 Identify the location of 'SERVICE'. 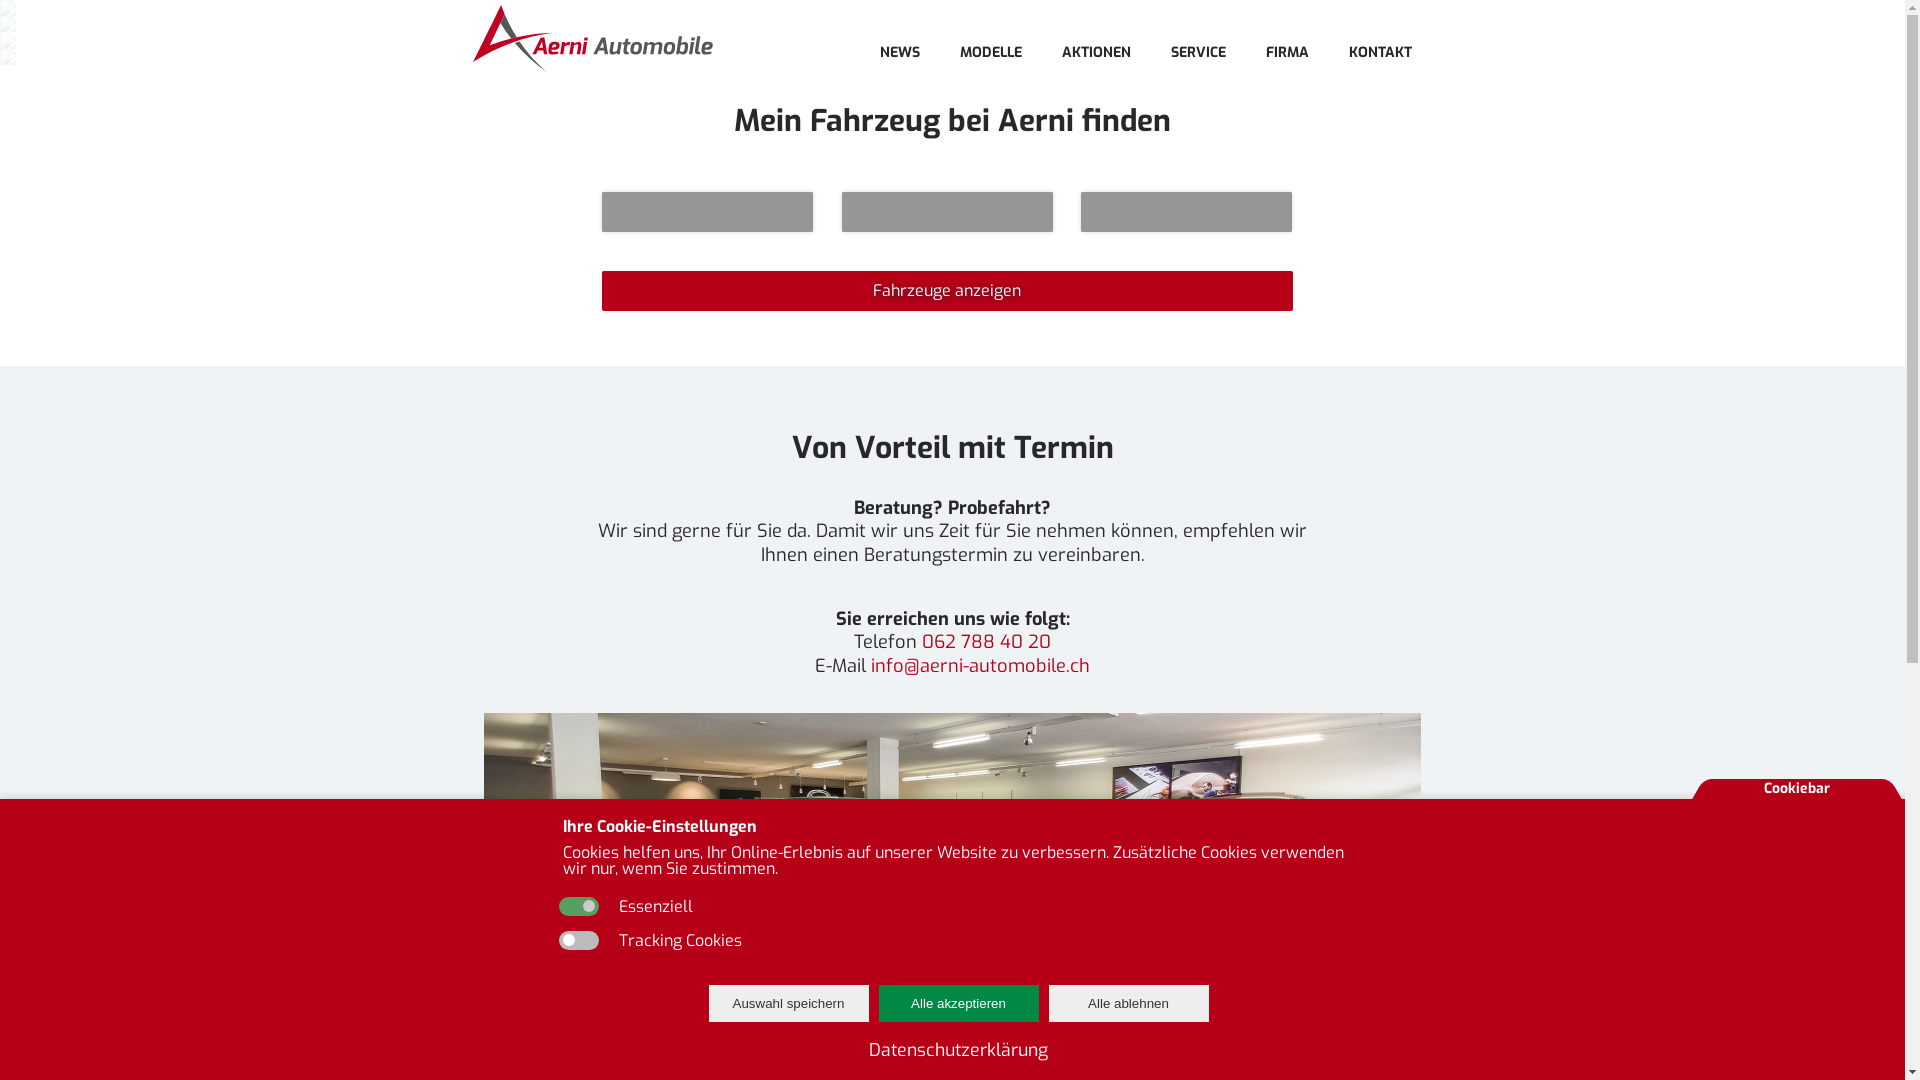
(1198, 51).